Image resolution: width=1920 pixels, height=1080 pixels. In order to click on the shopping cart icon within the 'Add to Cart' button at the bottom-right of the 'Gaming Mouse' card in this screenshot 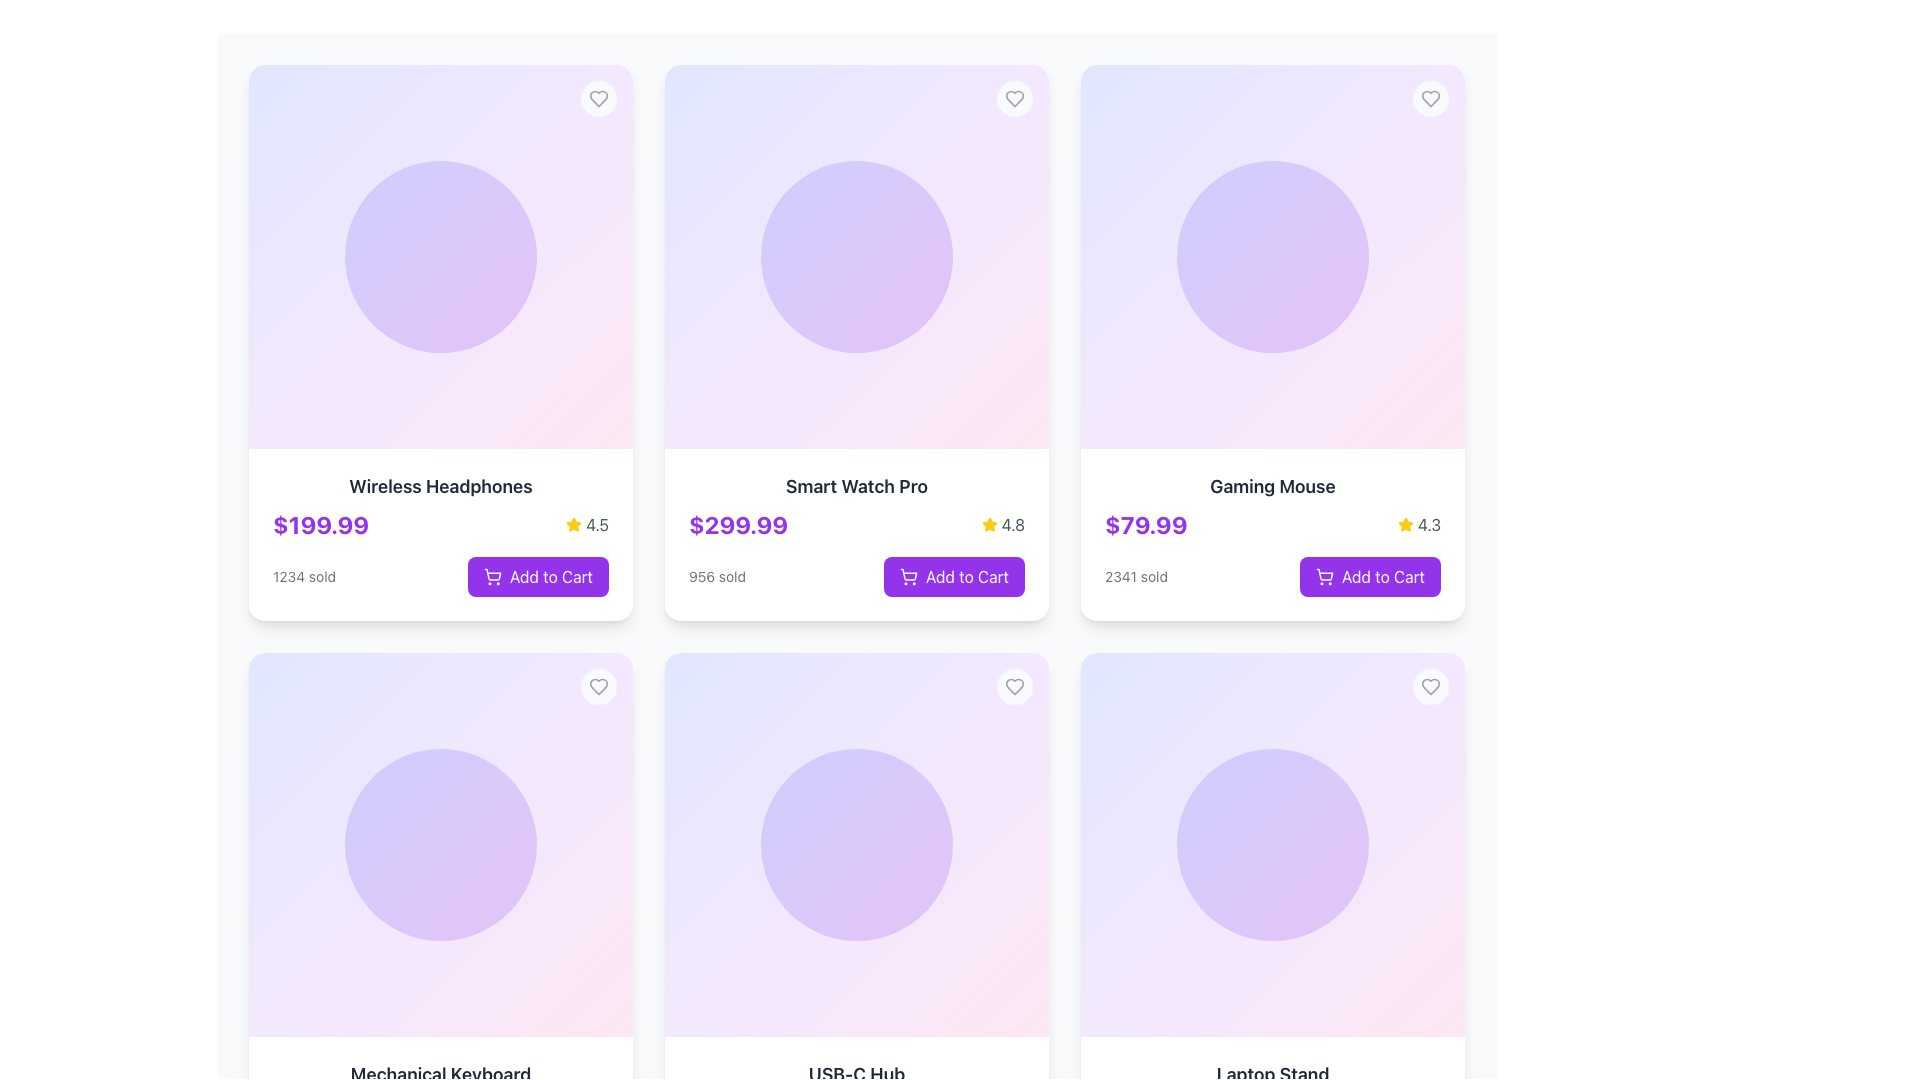, I will do `click(1324, 574)`.